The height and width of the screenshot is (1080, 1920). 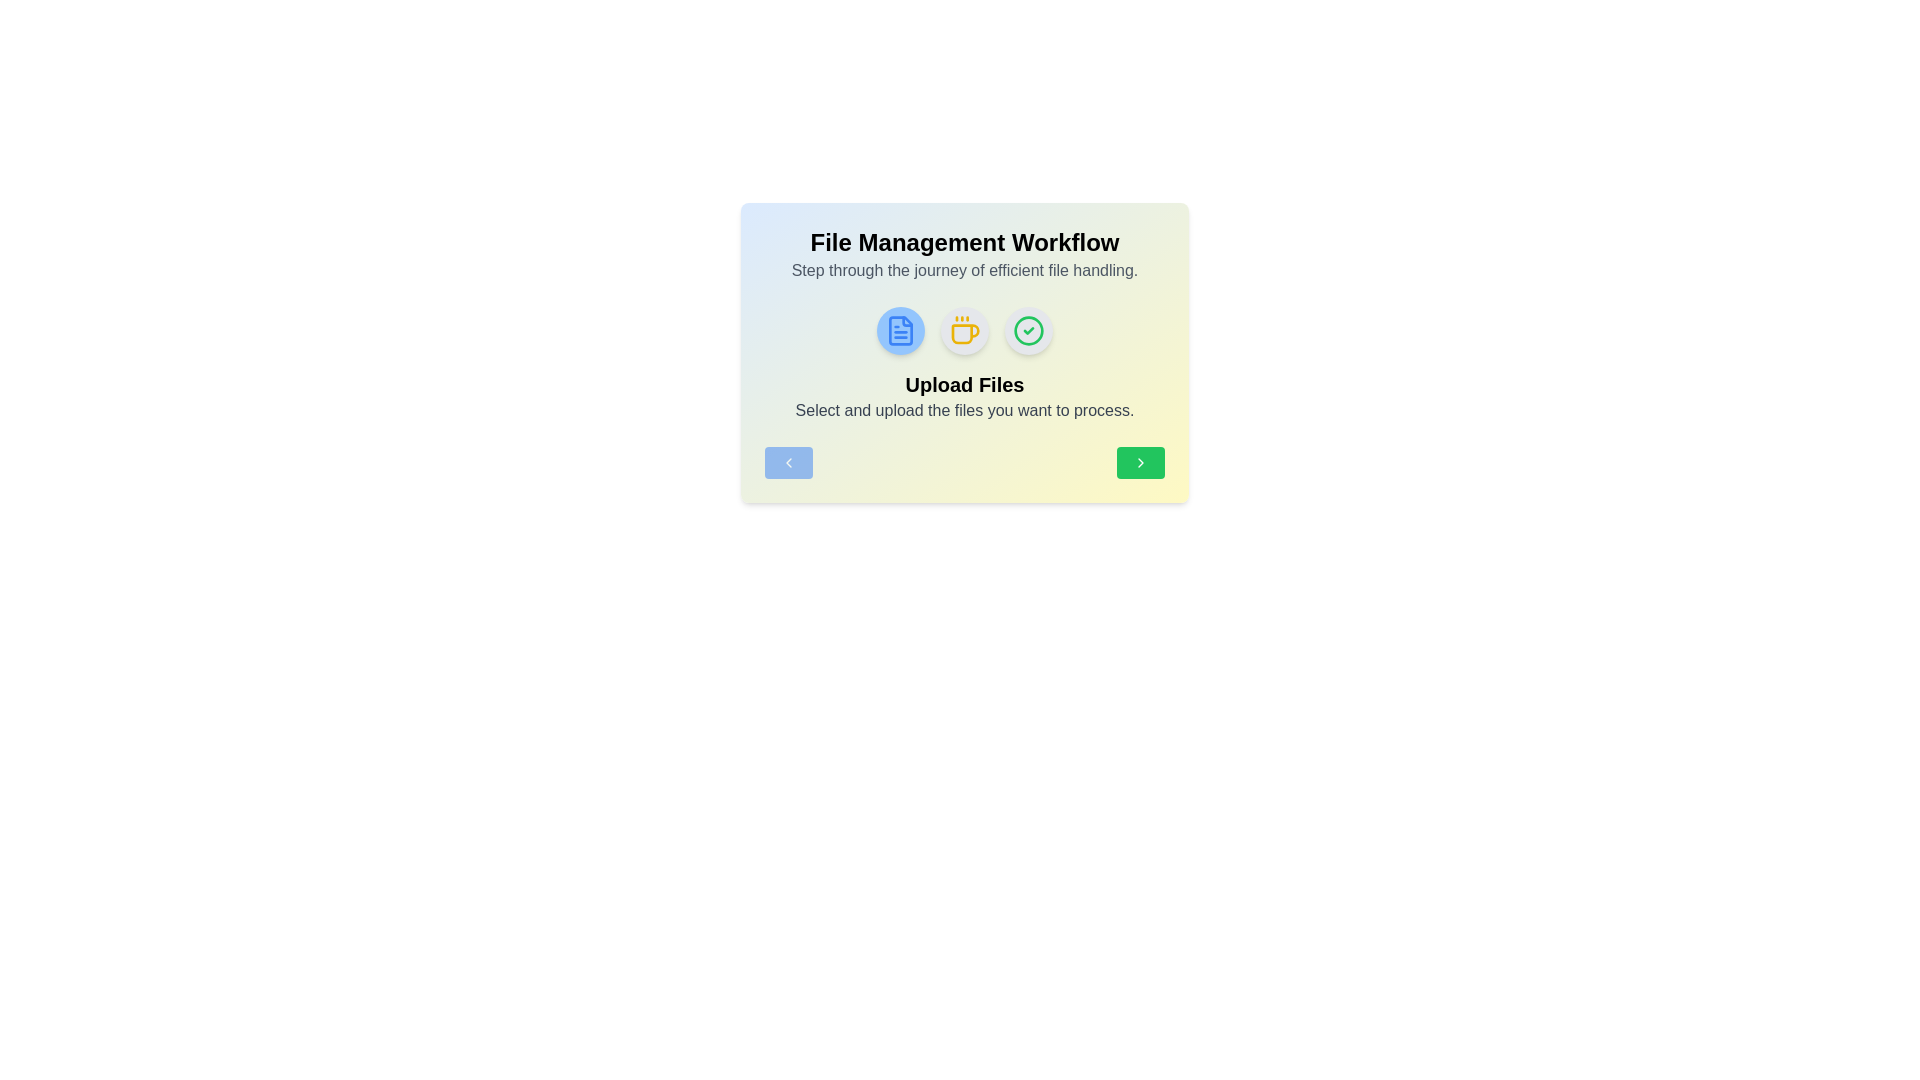 What do you see at coordinates (787, 462) in the screenshot?
I see `navigation button to move to the previous step` at bounding box center [787, 462].